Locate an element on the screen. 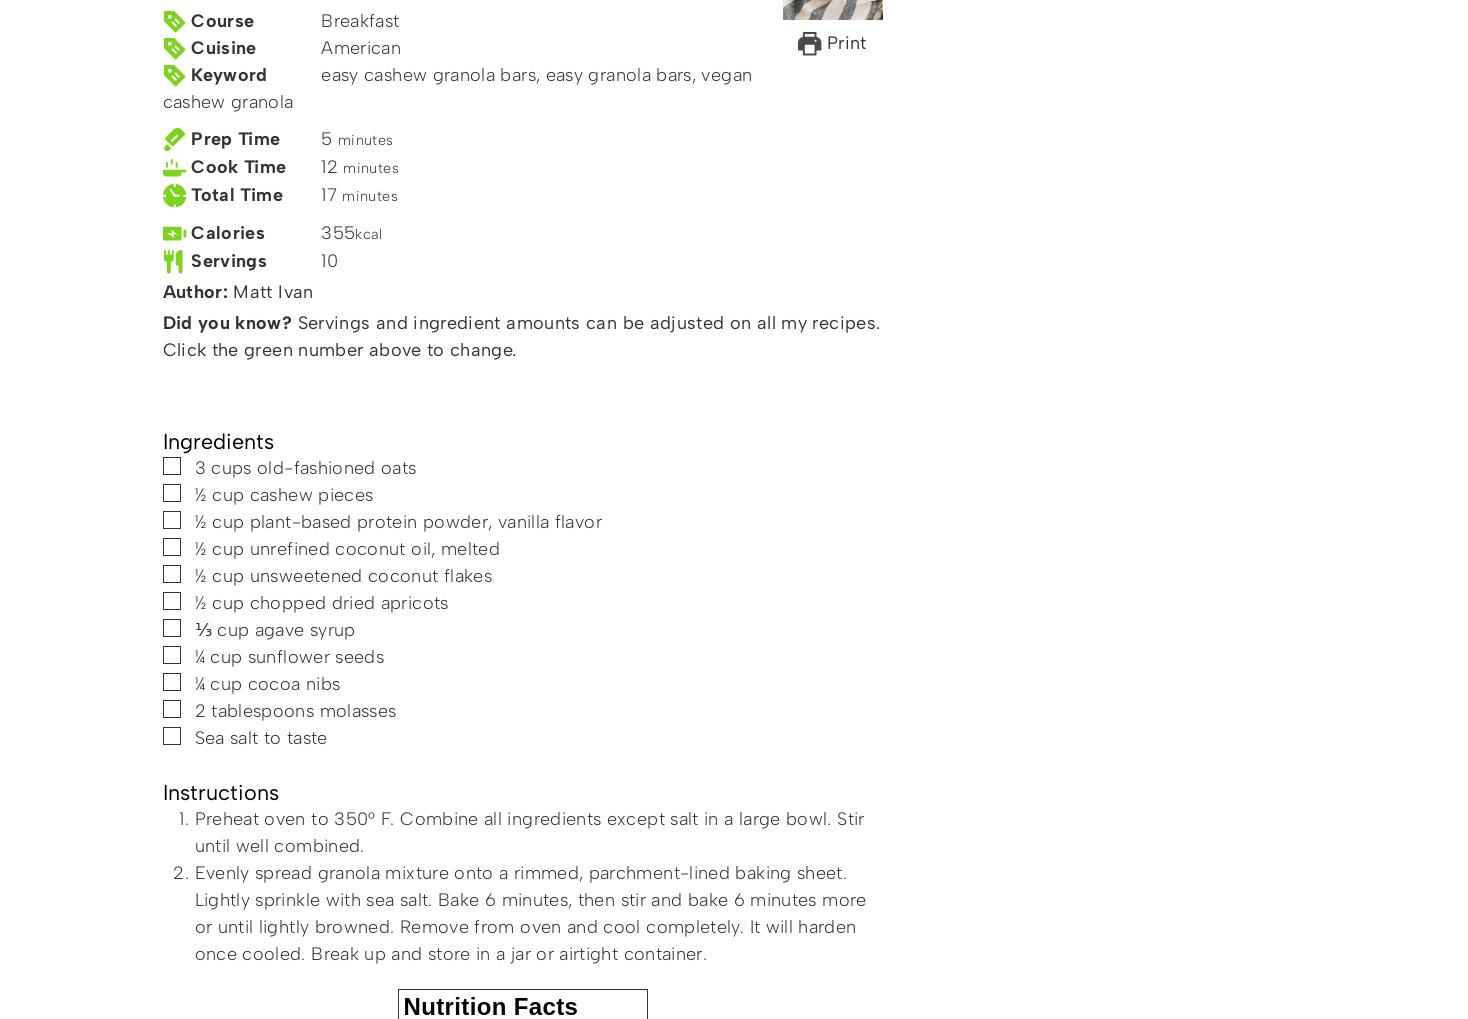 The width and height of the screenshot is (1468, 1019). 'Calories' is located at coordinates (227, 233).